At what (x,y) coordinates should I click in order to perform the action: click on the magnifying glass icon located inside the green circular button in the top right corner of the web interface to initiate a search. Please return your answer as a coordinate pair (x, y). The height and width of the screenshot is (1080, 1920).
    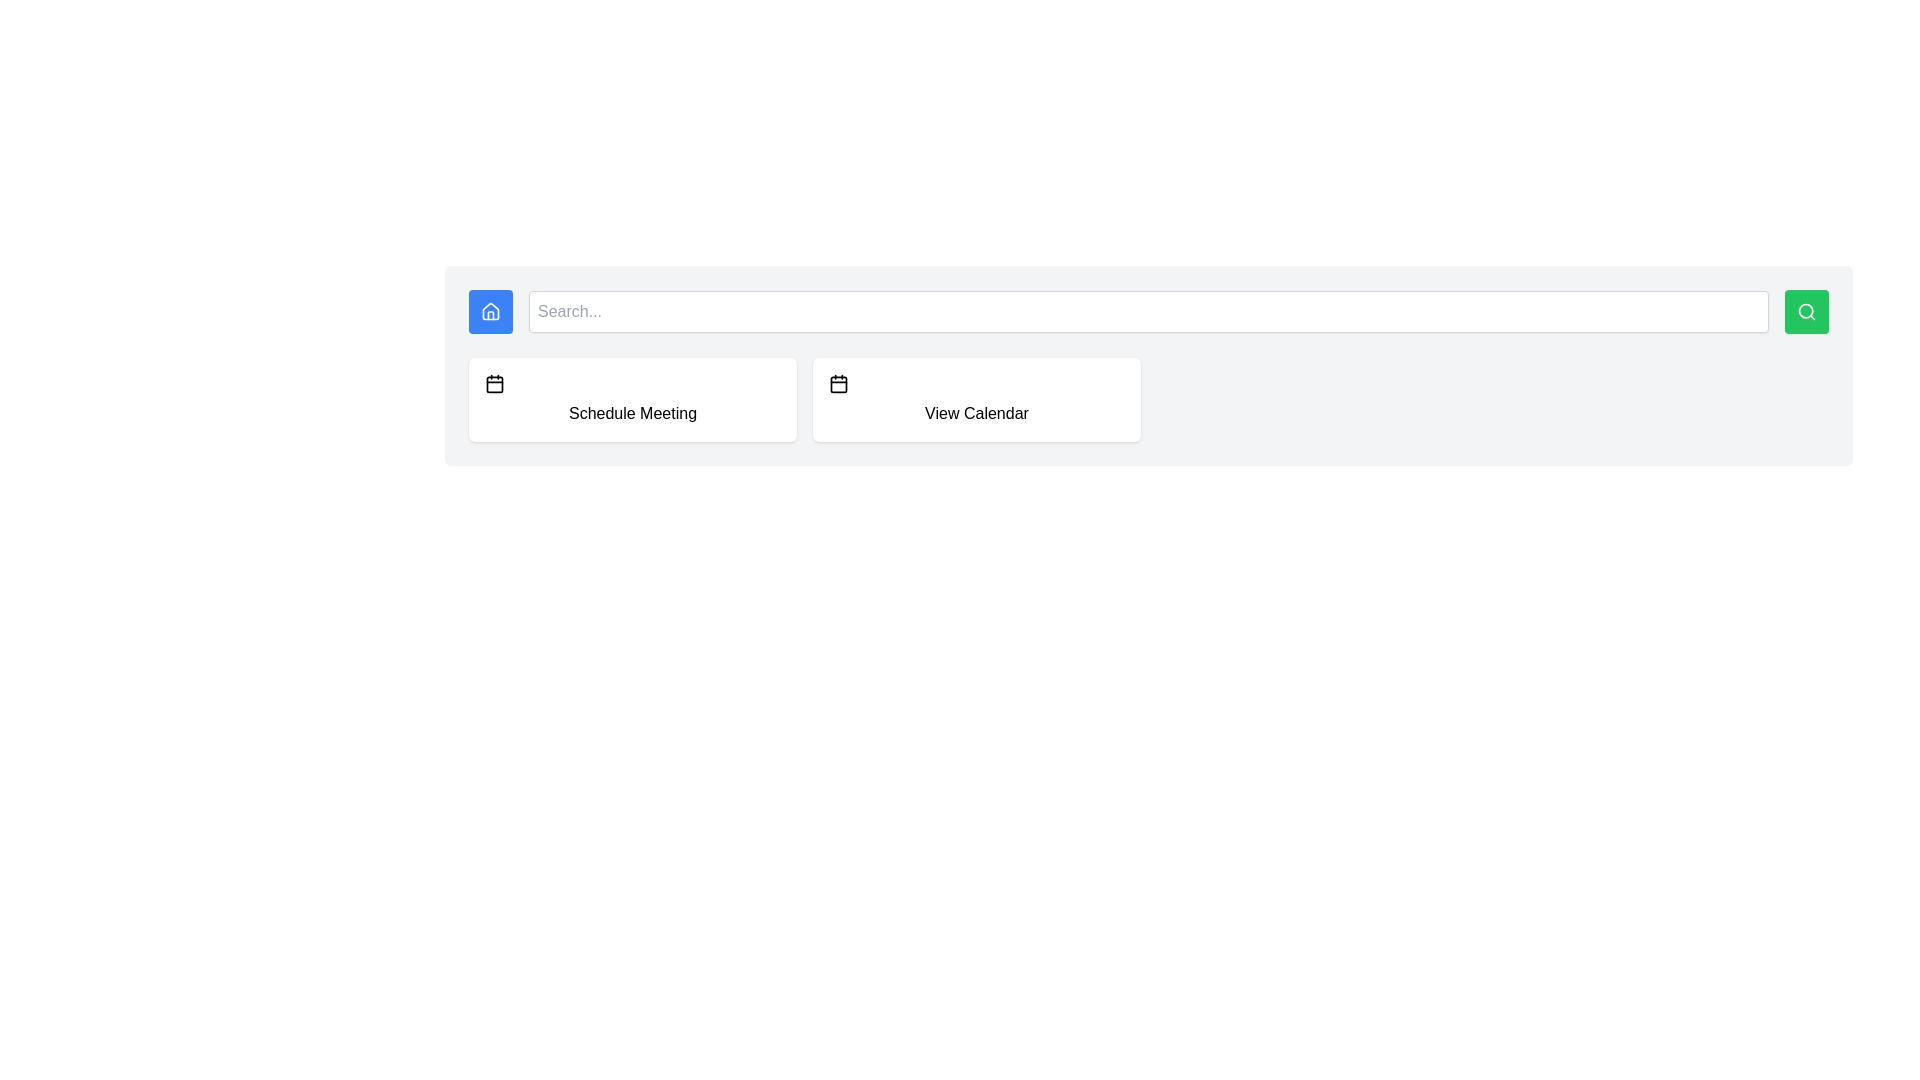
    Looking at the image, I should click on (1806, 312).